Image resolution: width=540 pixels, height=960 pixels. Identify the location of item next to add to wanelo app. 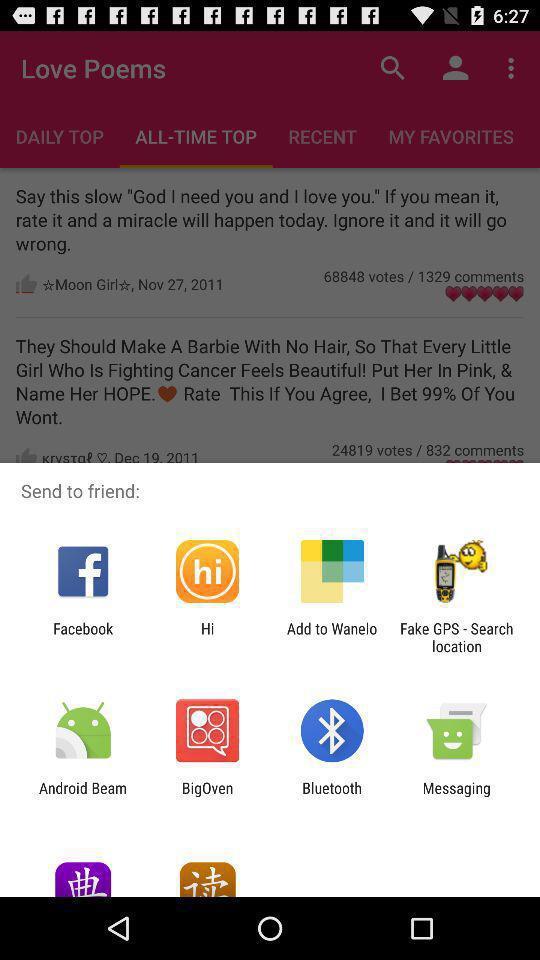
(206, 636).